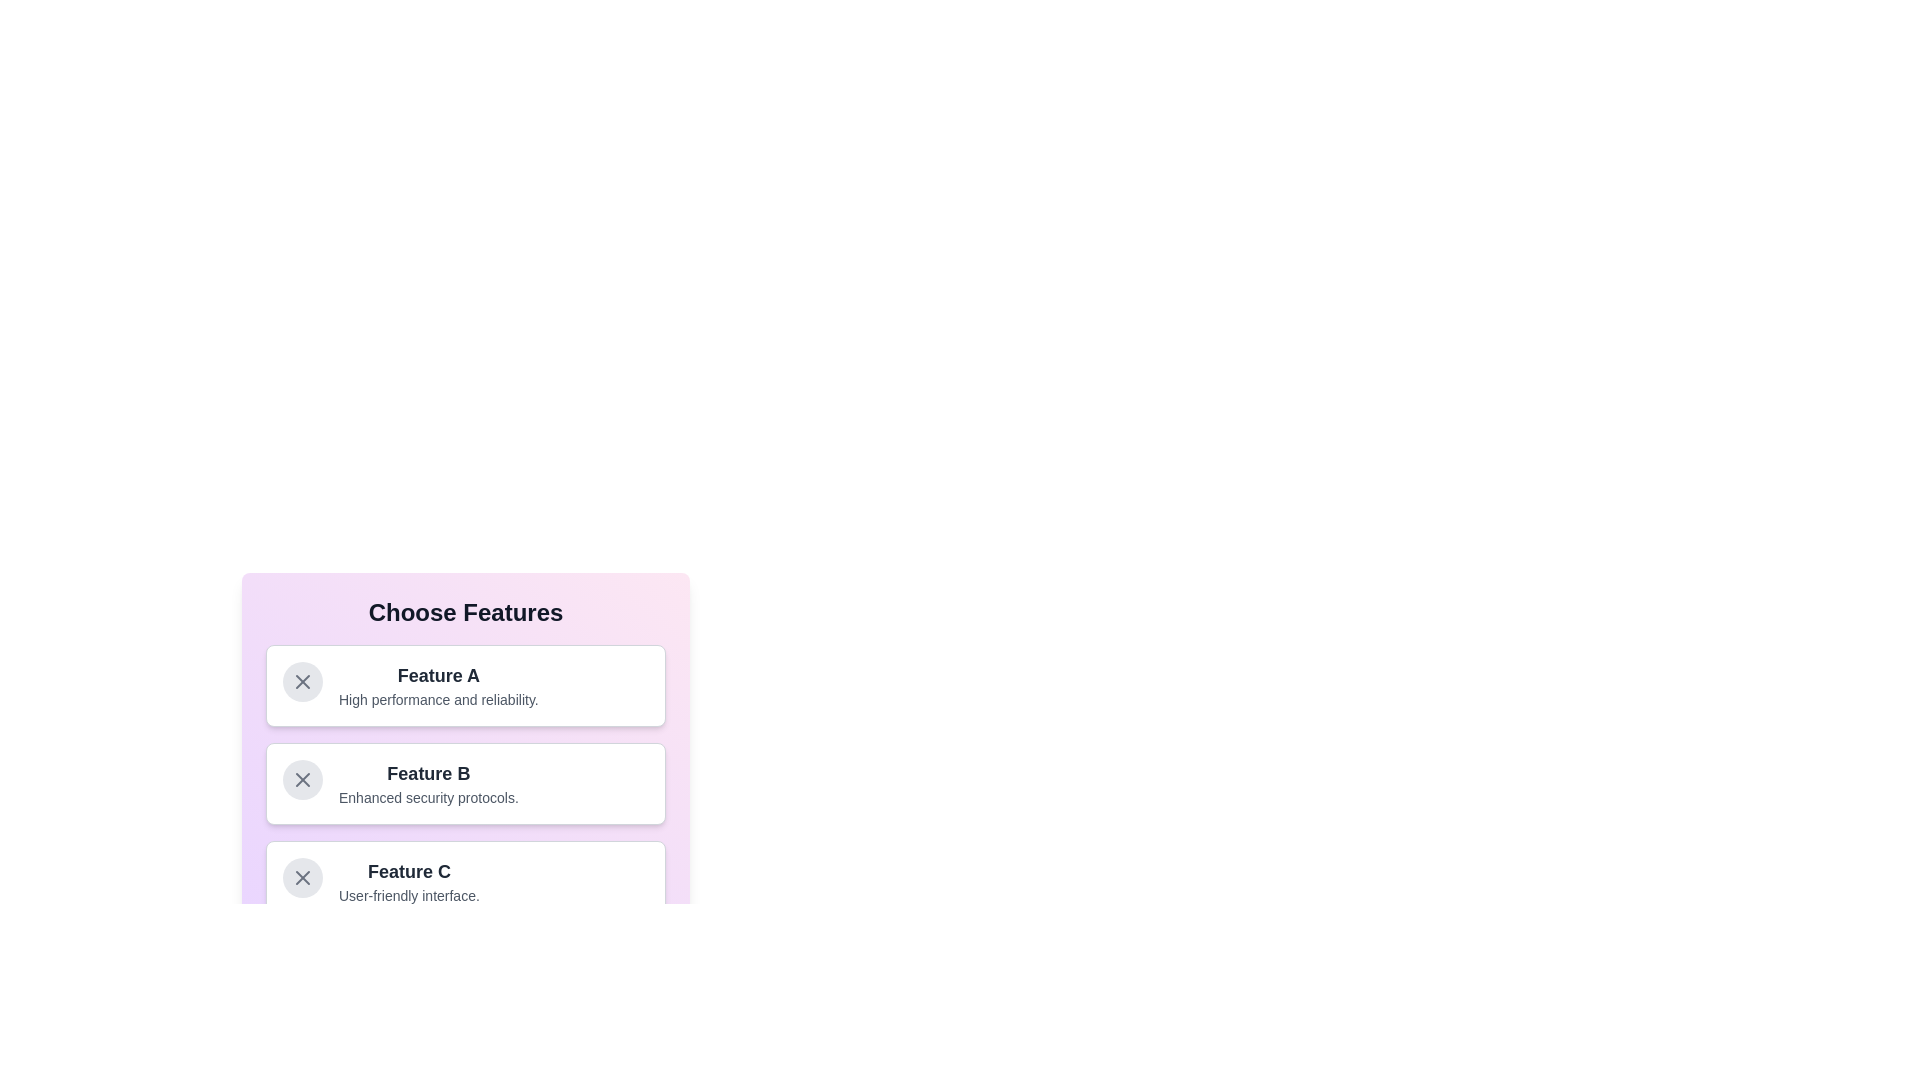 This screenshot has height=1080, width=1920. I want to click on the Text content block displaying 'Feature A' with a description of 'High performance and reliability.' in a card layout, located below the header 'Choose Features', so click(437, 685).